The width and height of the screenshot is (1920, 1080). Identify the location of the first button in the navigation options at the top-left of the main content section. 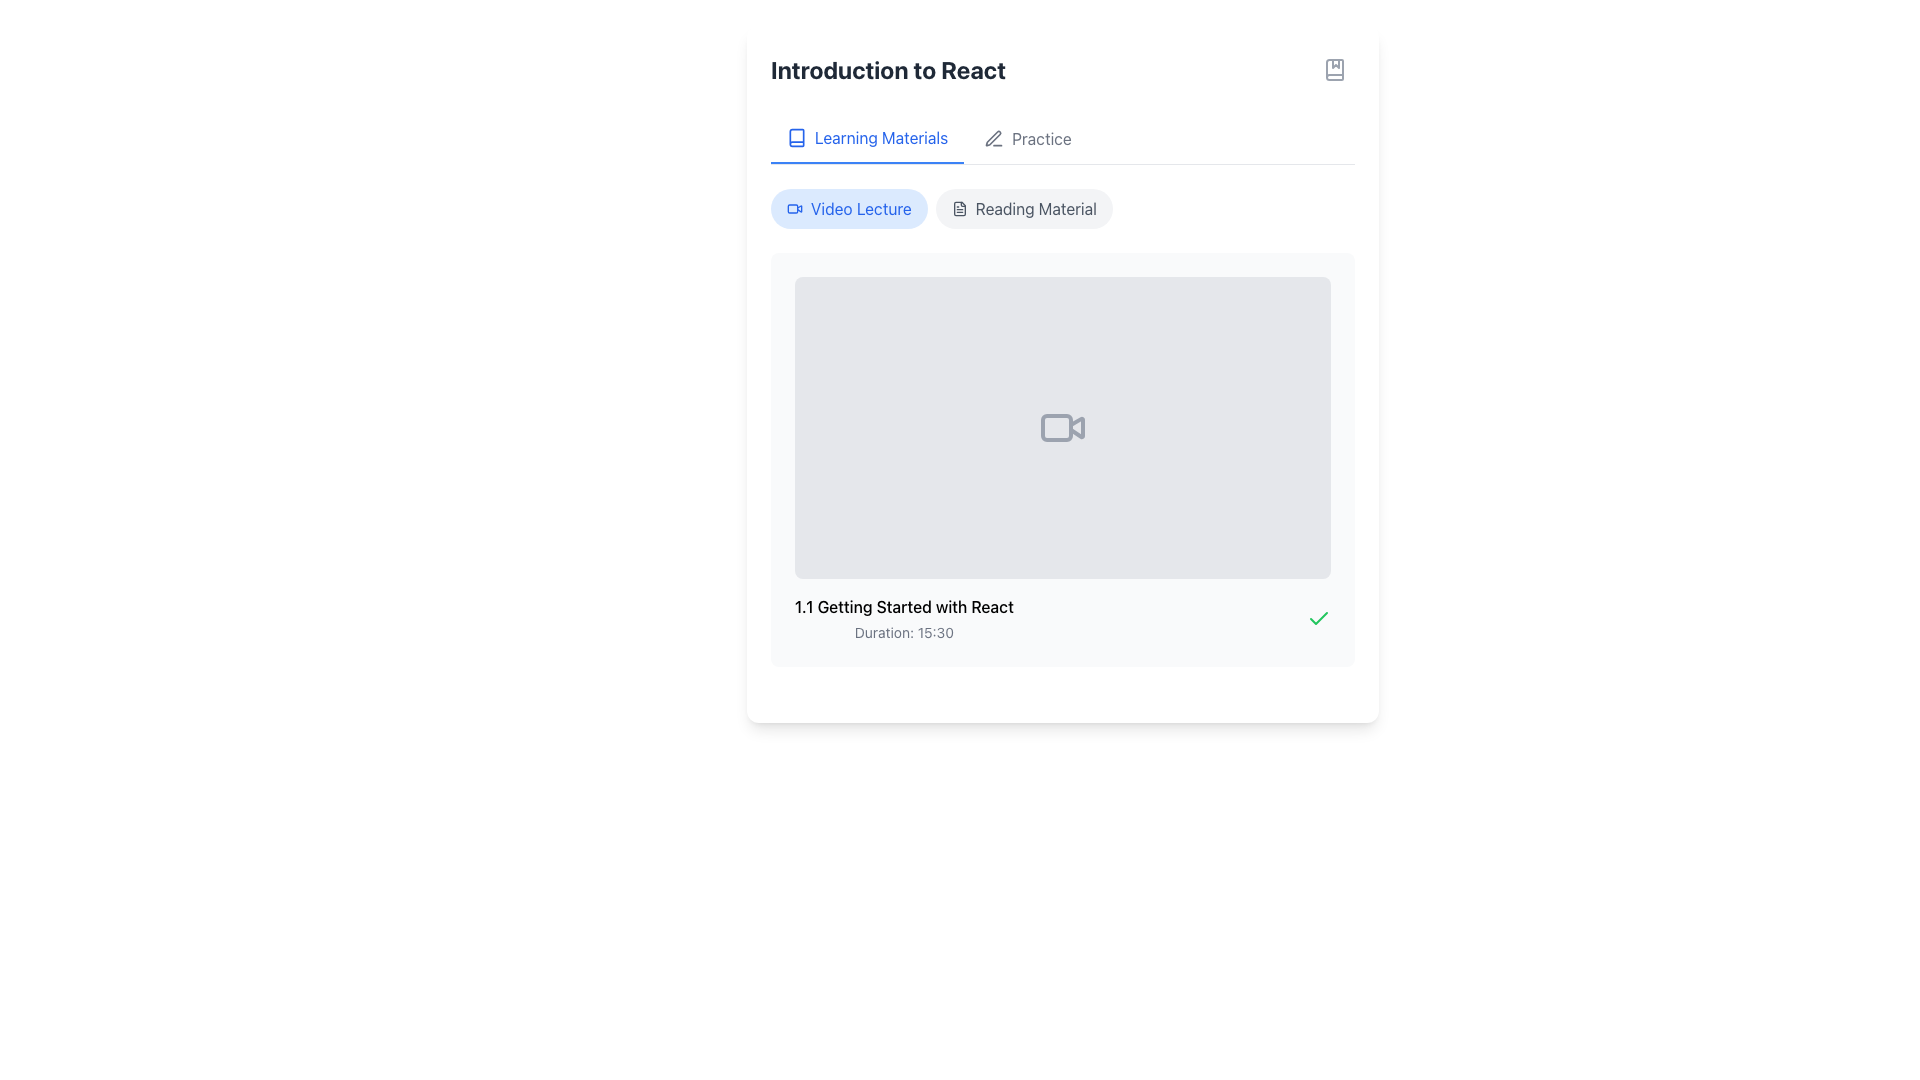
(867, 137).